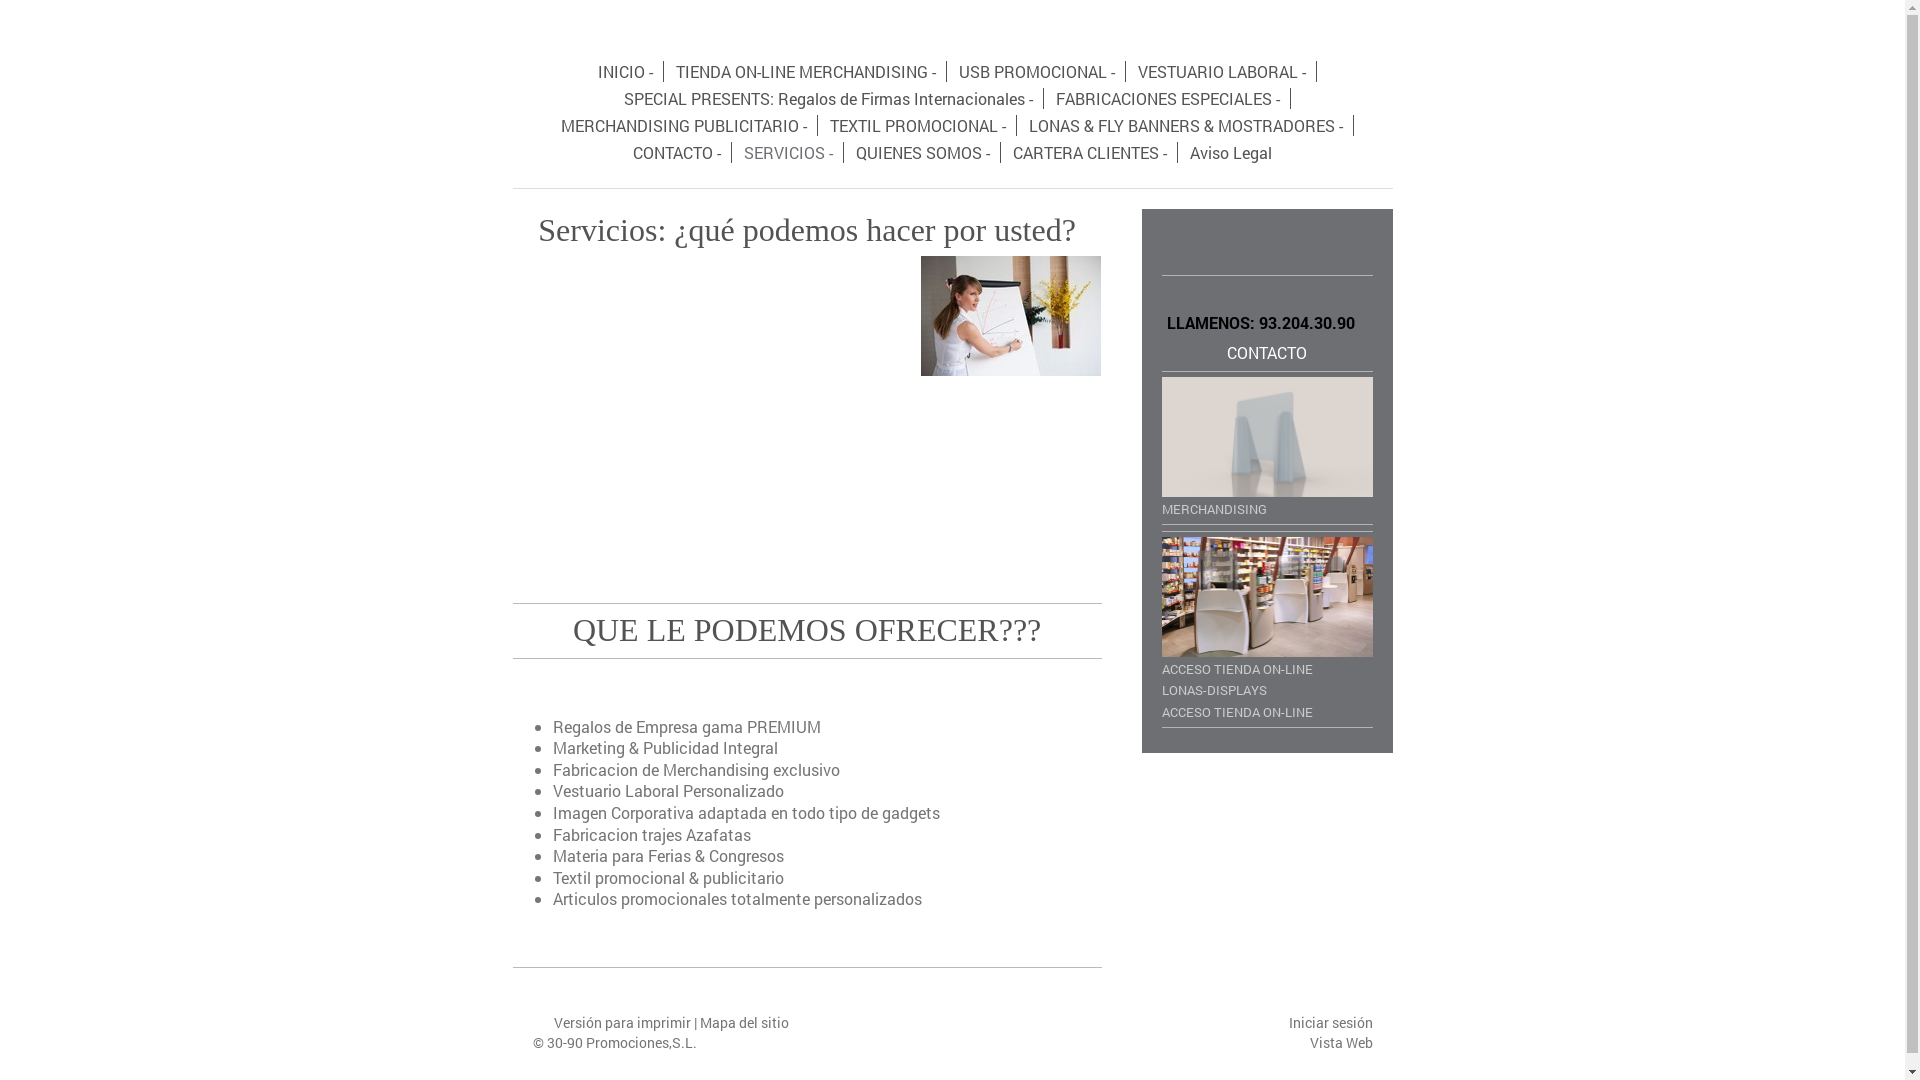  What do you see at coordinates (1341, 1041) in the screenshot?
I see `'Vista Web'` at bounding box center [1341, 1041].